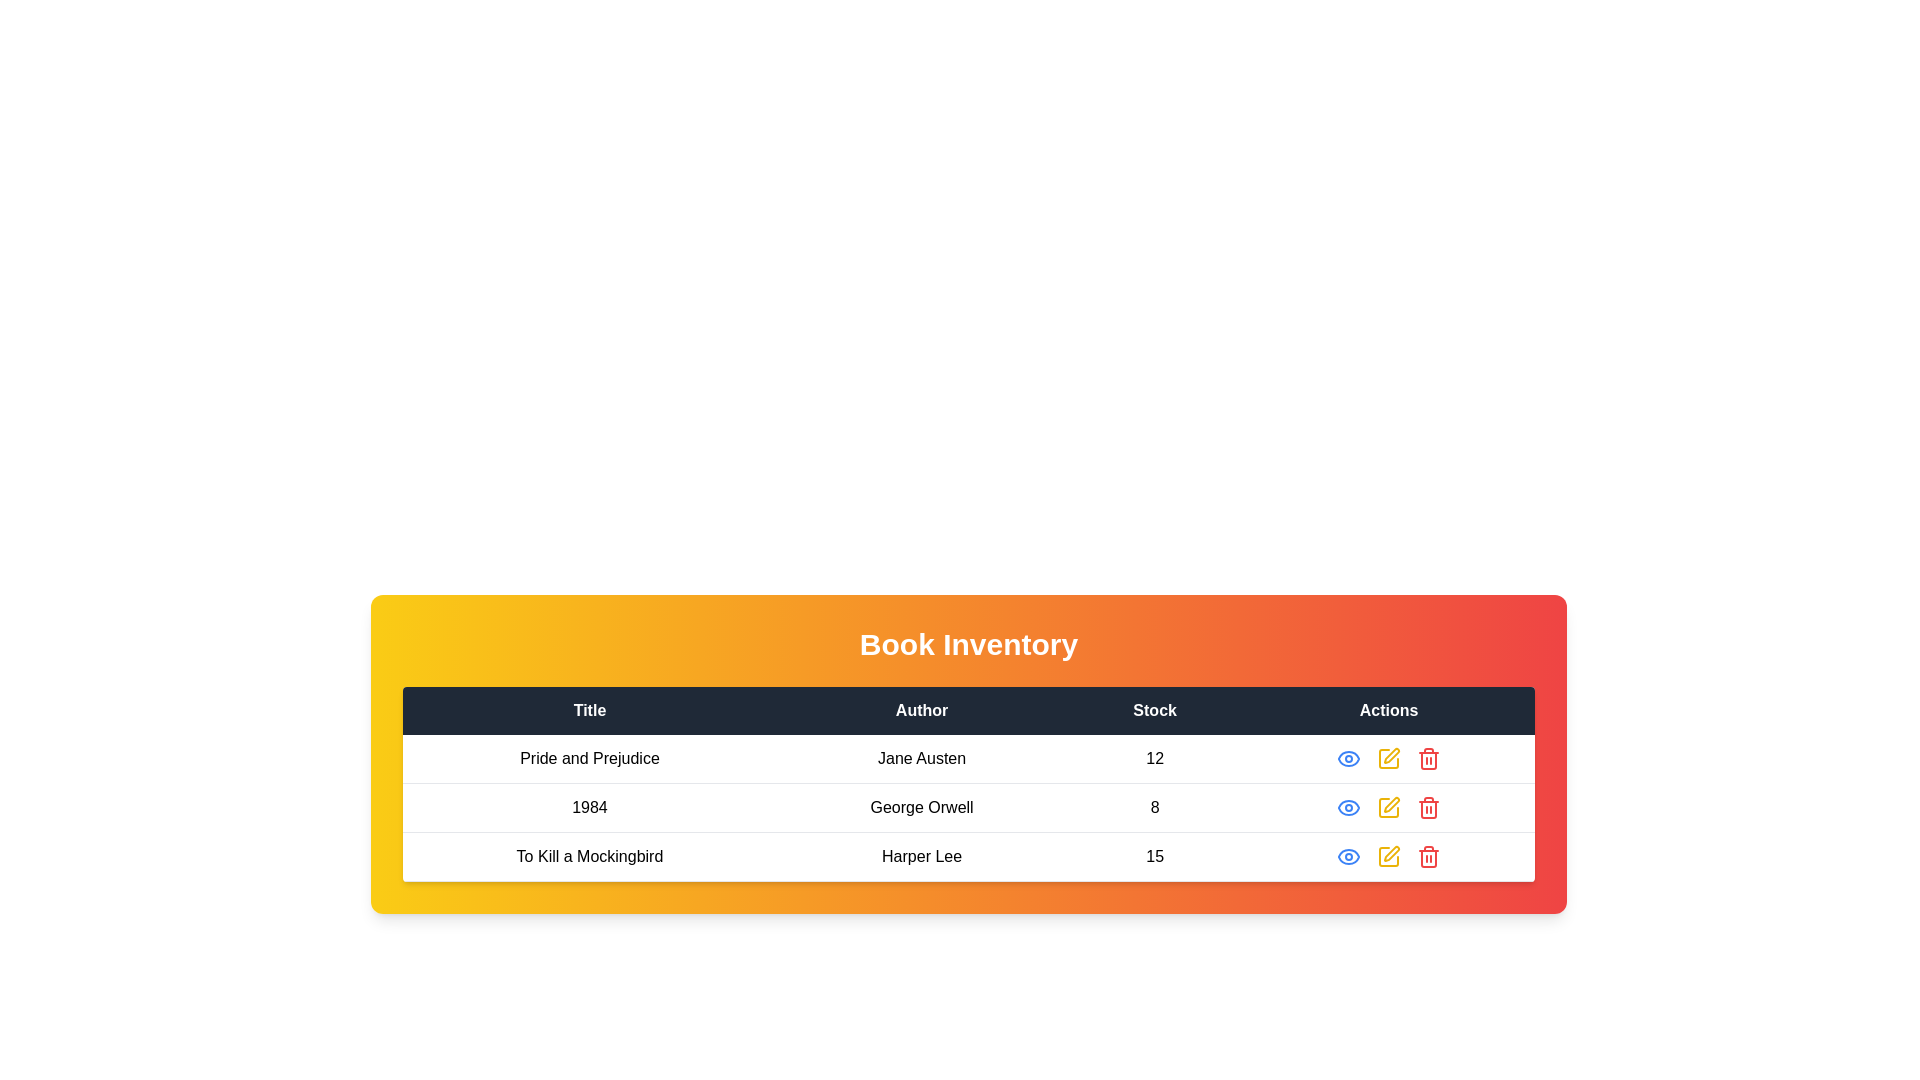  Describe the element at coordinates (1155, 855) in the screenshot. I see `the numeric cell displaying the number '15' in the third row and third column of the tabular structure` at that location.